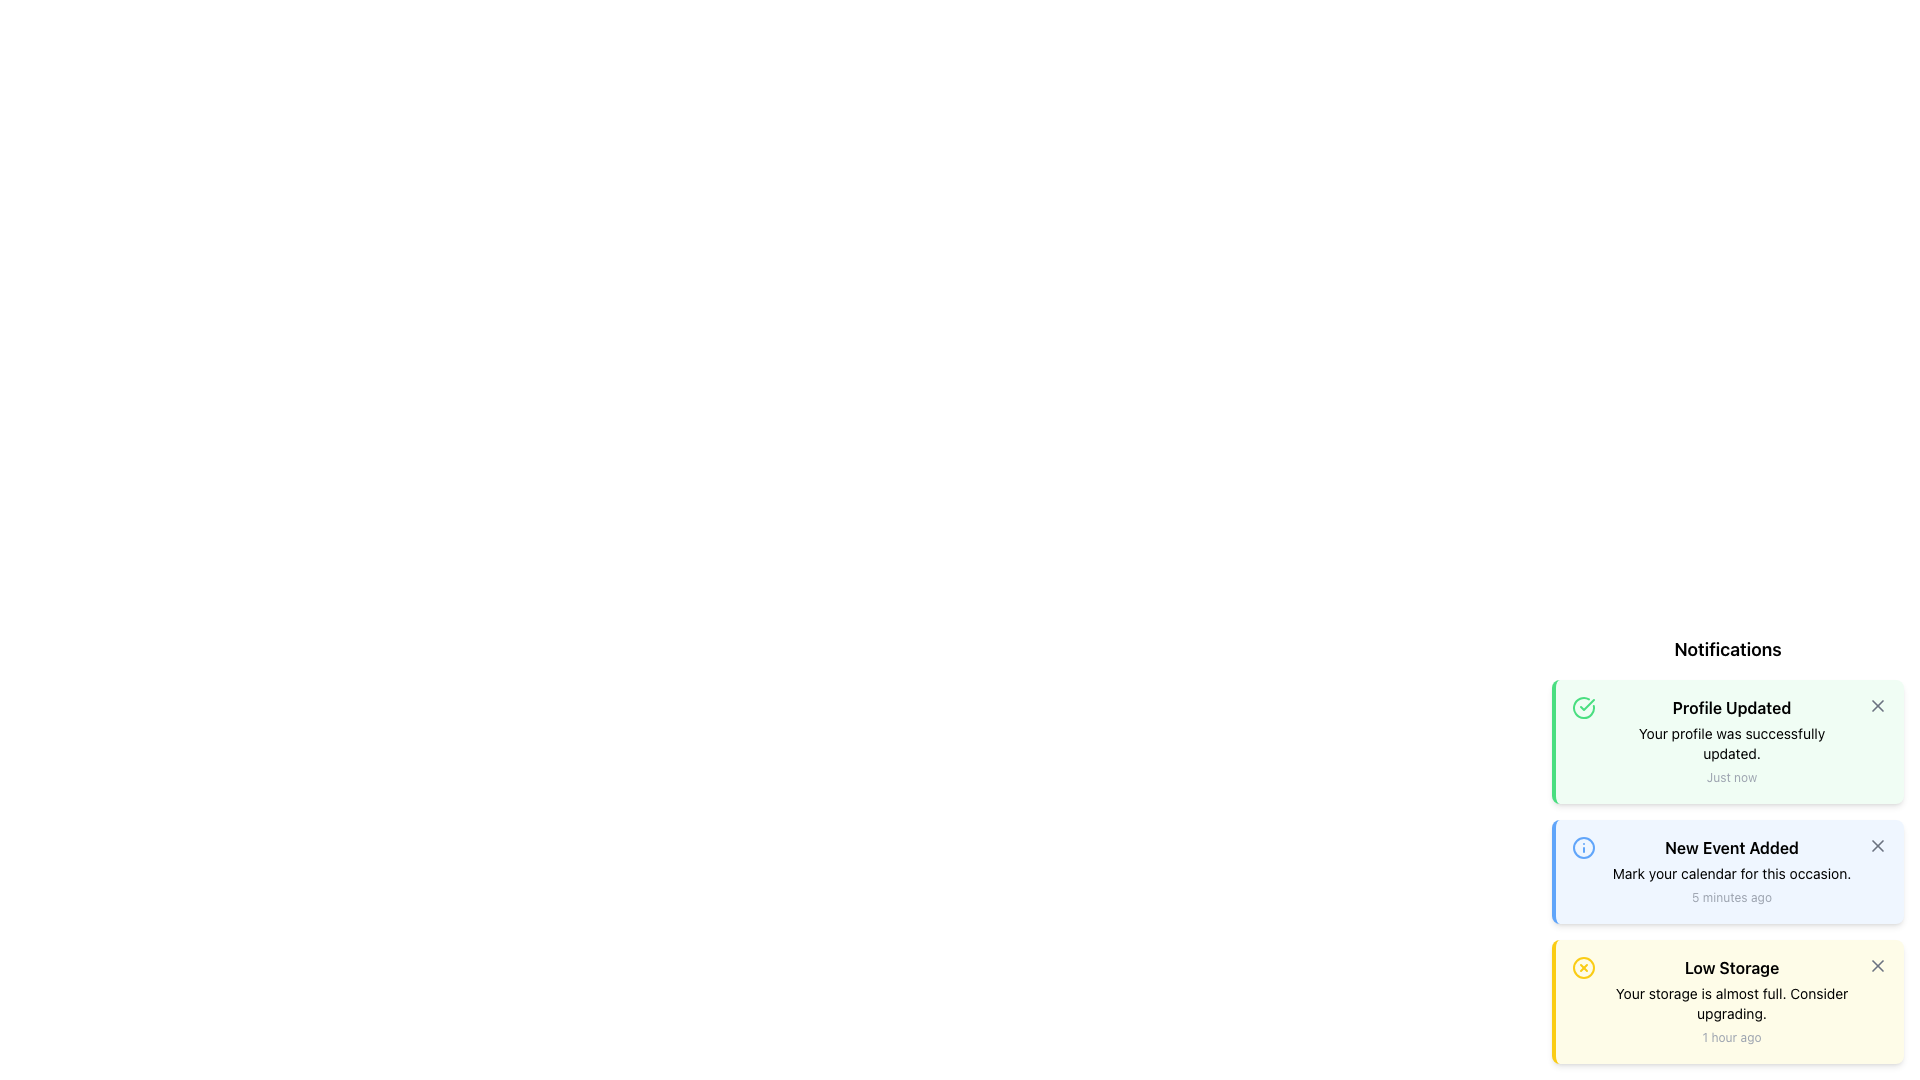 The image size is (1920, 1080). I want to click on timestamp information displayed as '1 hour ago' in light gray font at the bottom-right of the 'Low Storage' notification card, so click(1731, 1036).